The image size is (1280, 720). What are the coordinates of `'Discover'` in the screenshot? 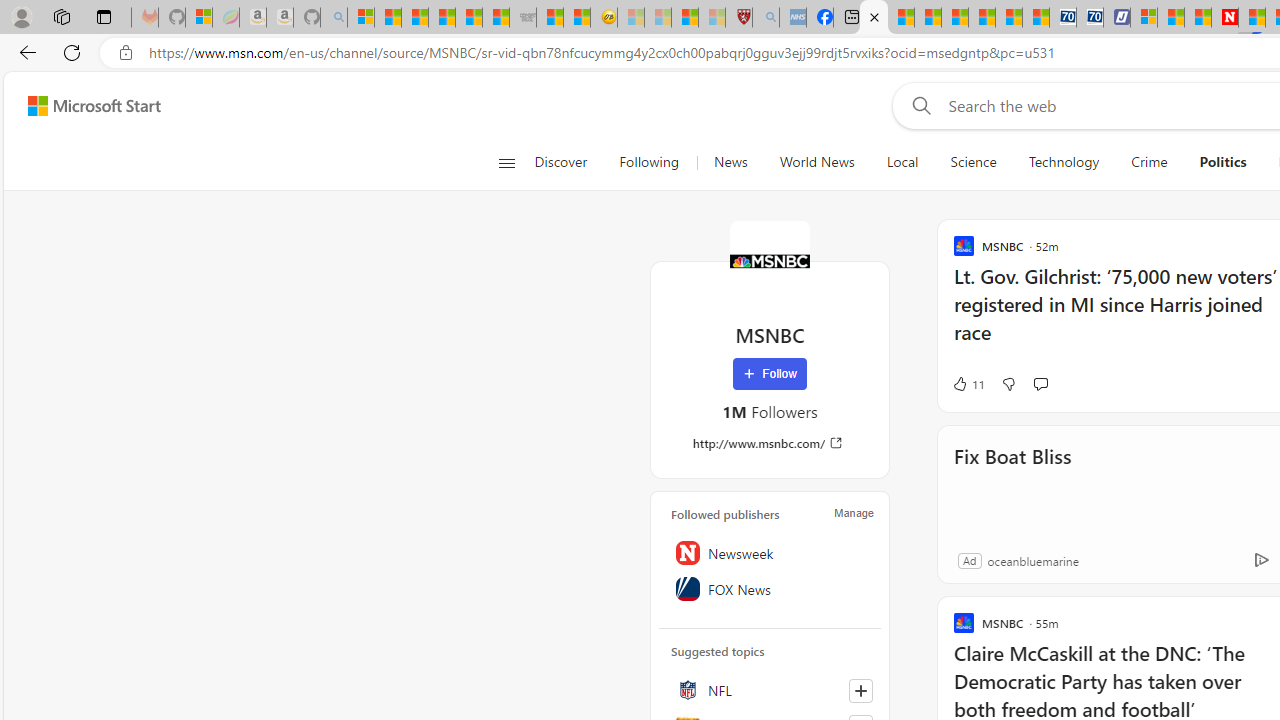 It's located at (560, 162).